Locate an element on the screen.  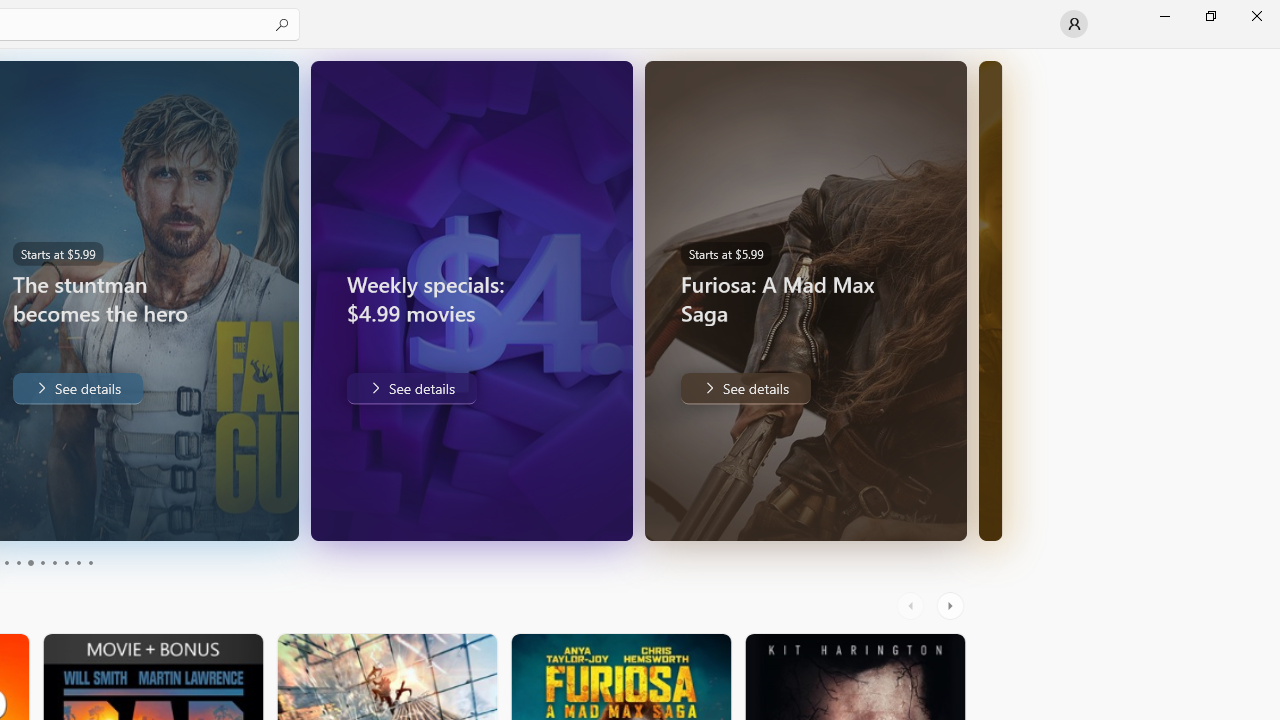
'Page 9' is located at coordinates (78, 563).